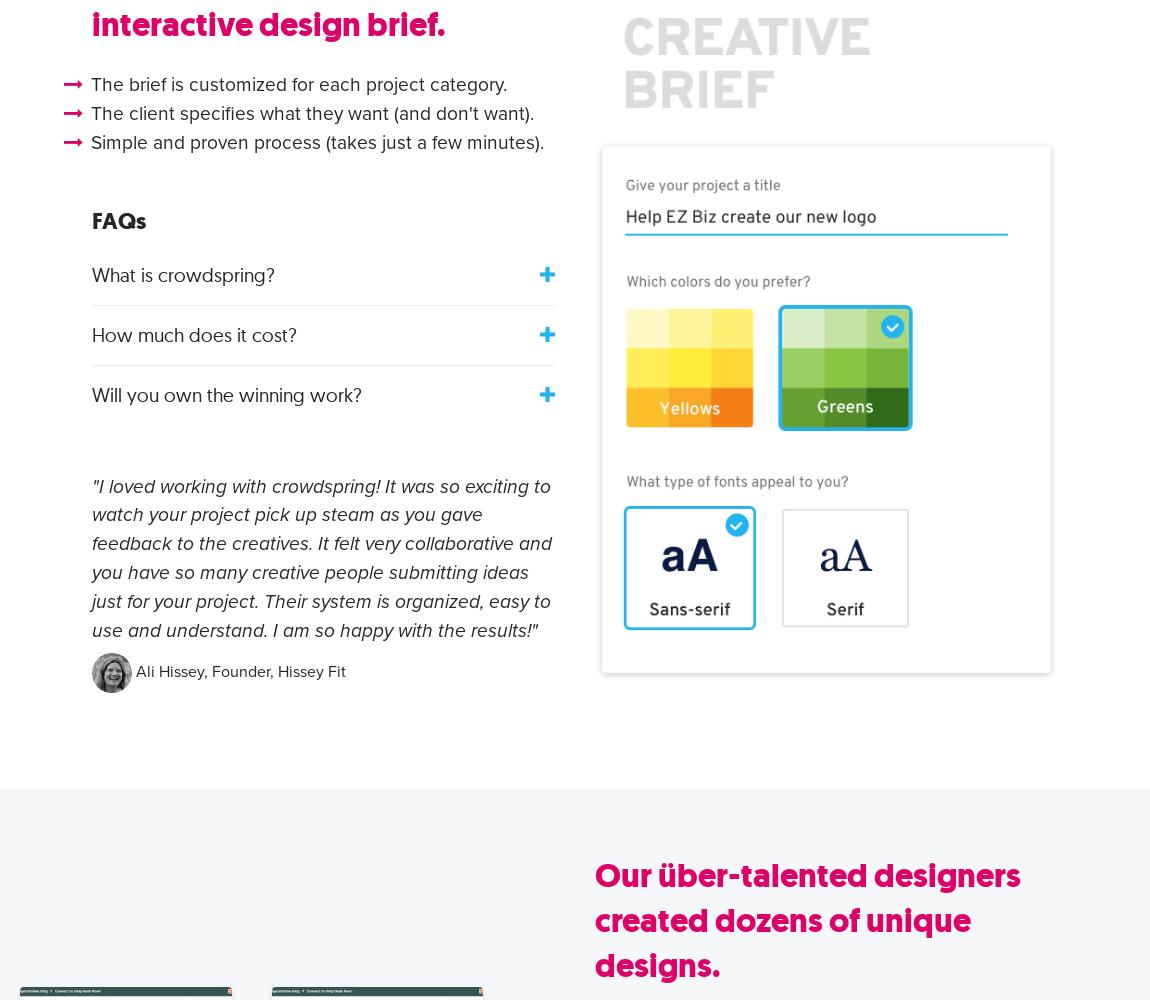 The image size is (1150, 1000). What do you see at coordinates (89, 333) in the screenshot?
I see `'How much does it cost?'` at bounding box center [89, 333].